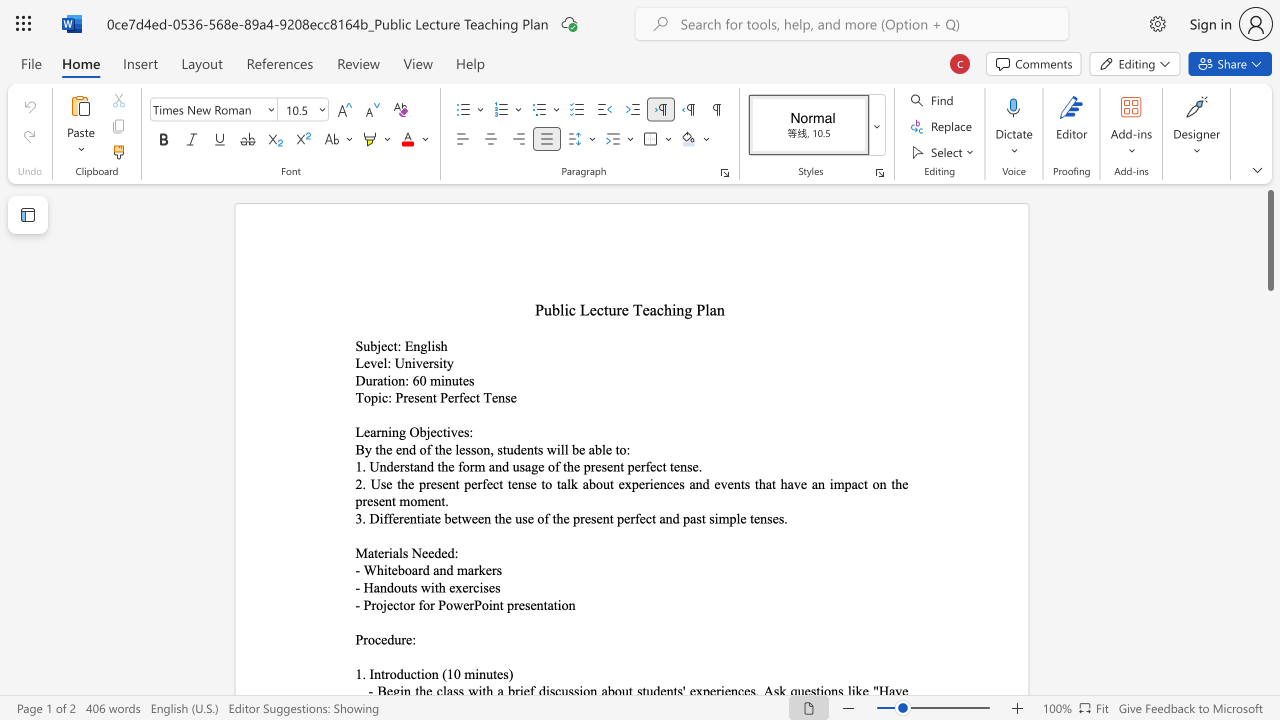  I want to click on the 3th character "e" in the text, so click(436, 517).